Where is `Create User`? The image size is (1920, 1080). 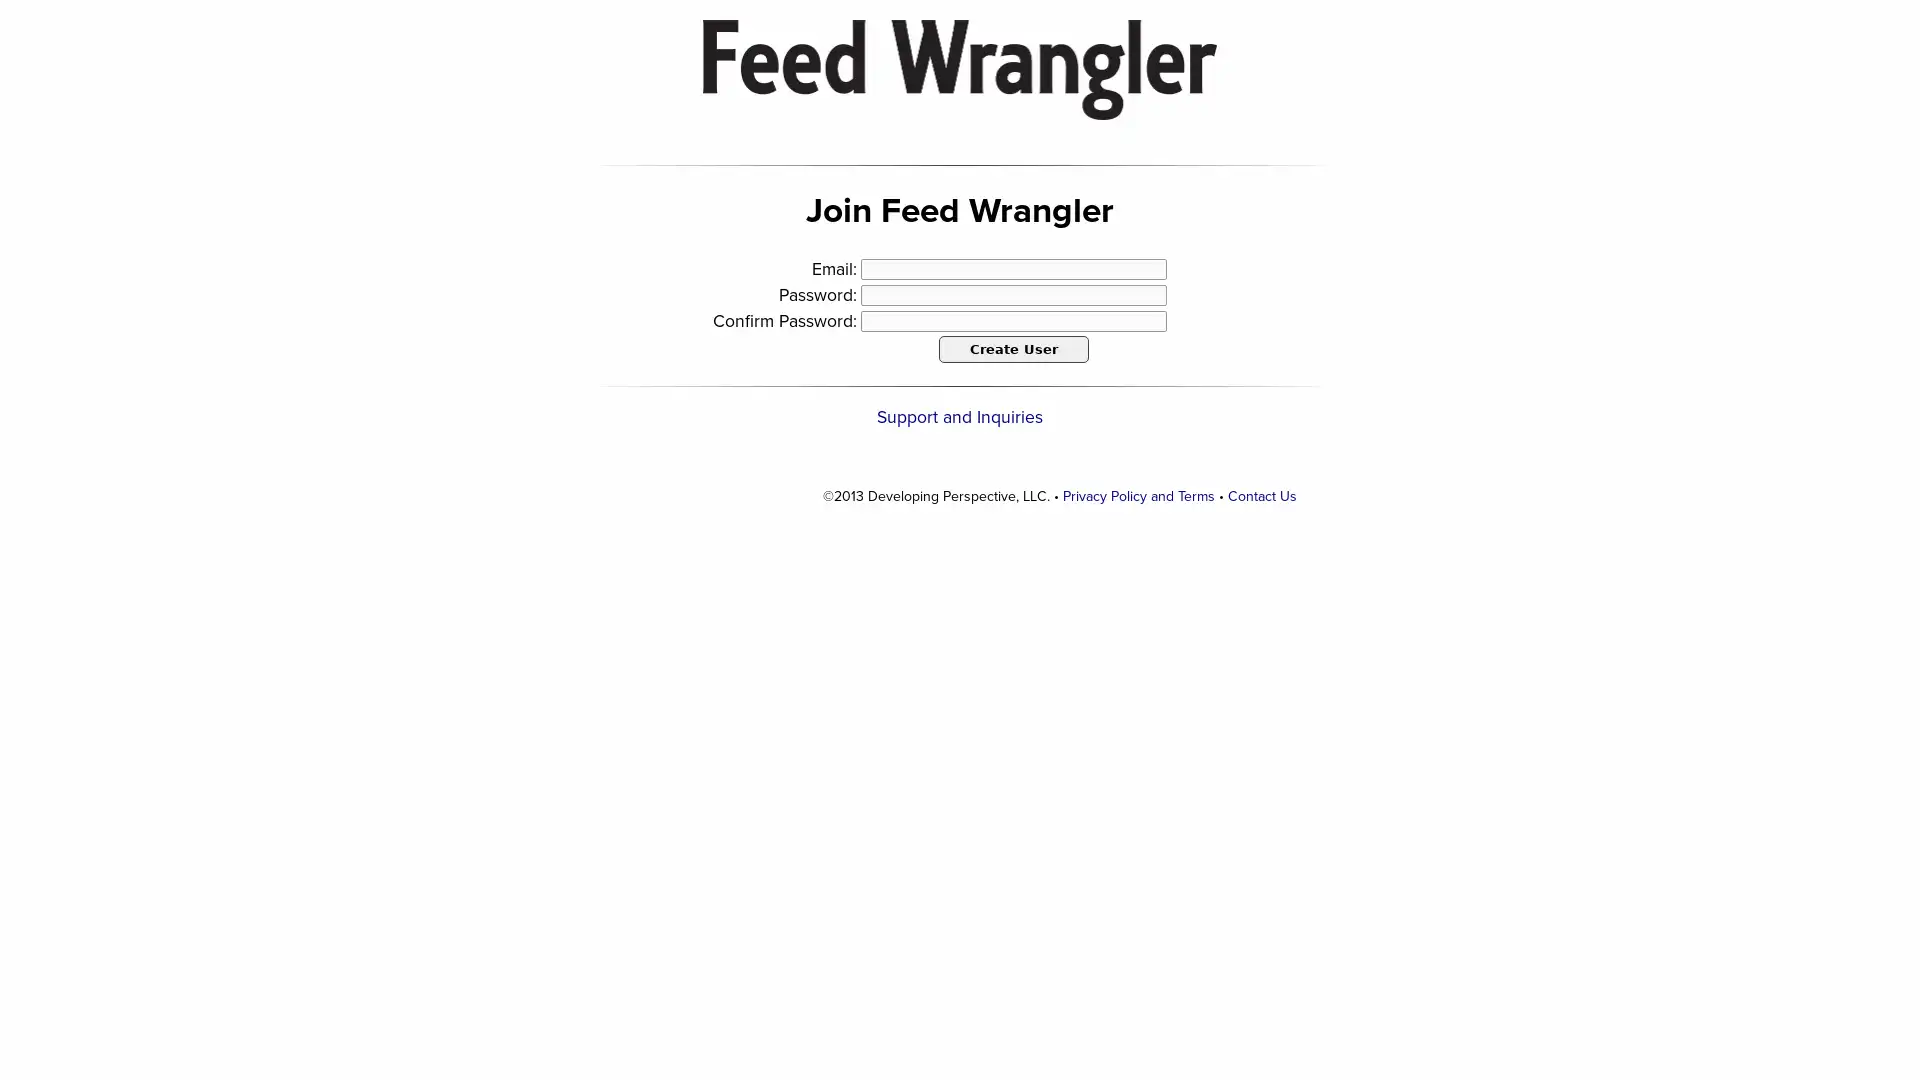
Create User is located at coordinates (1013, 348).